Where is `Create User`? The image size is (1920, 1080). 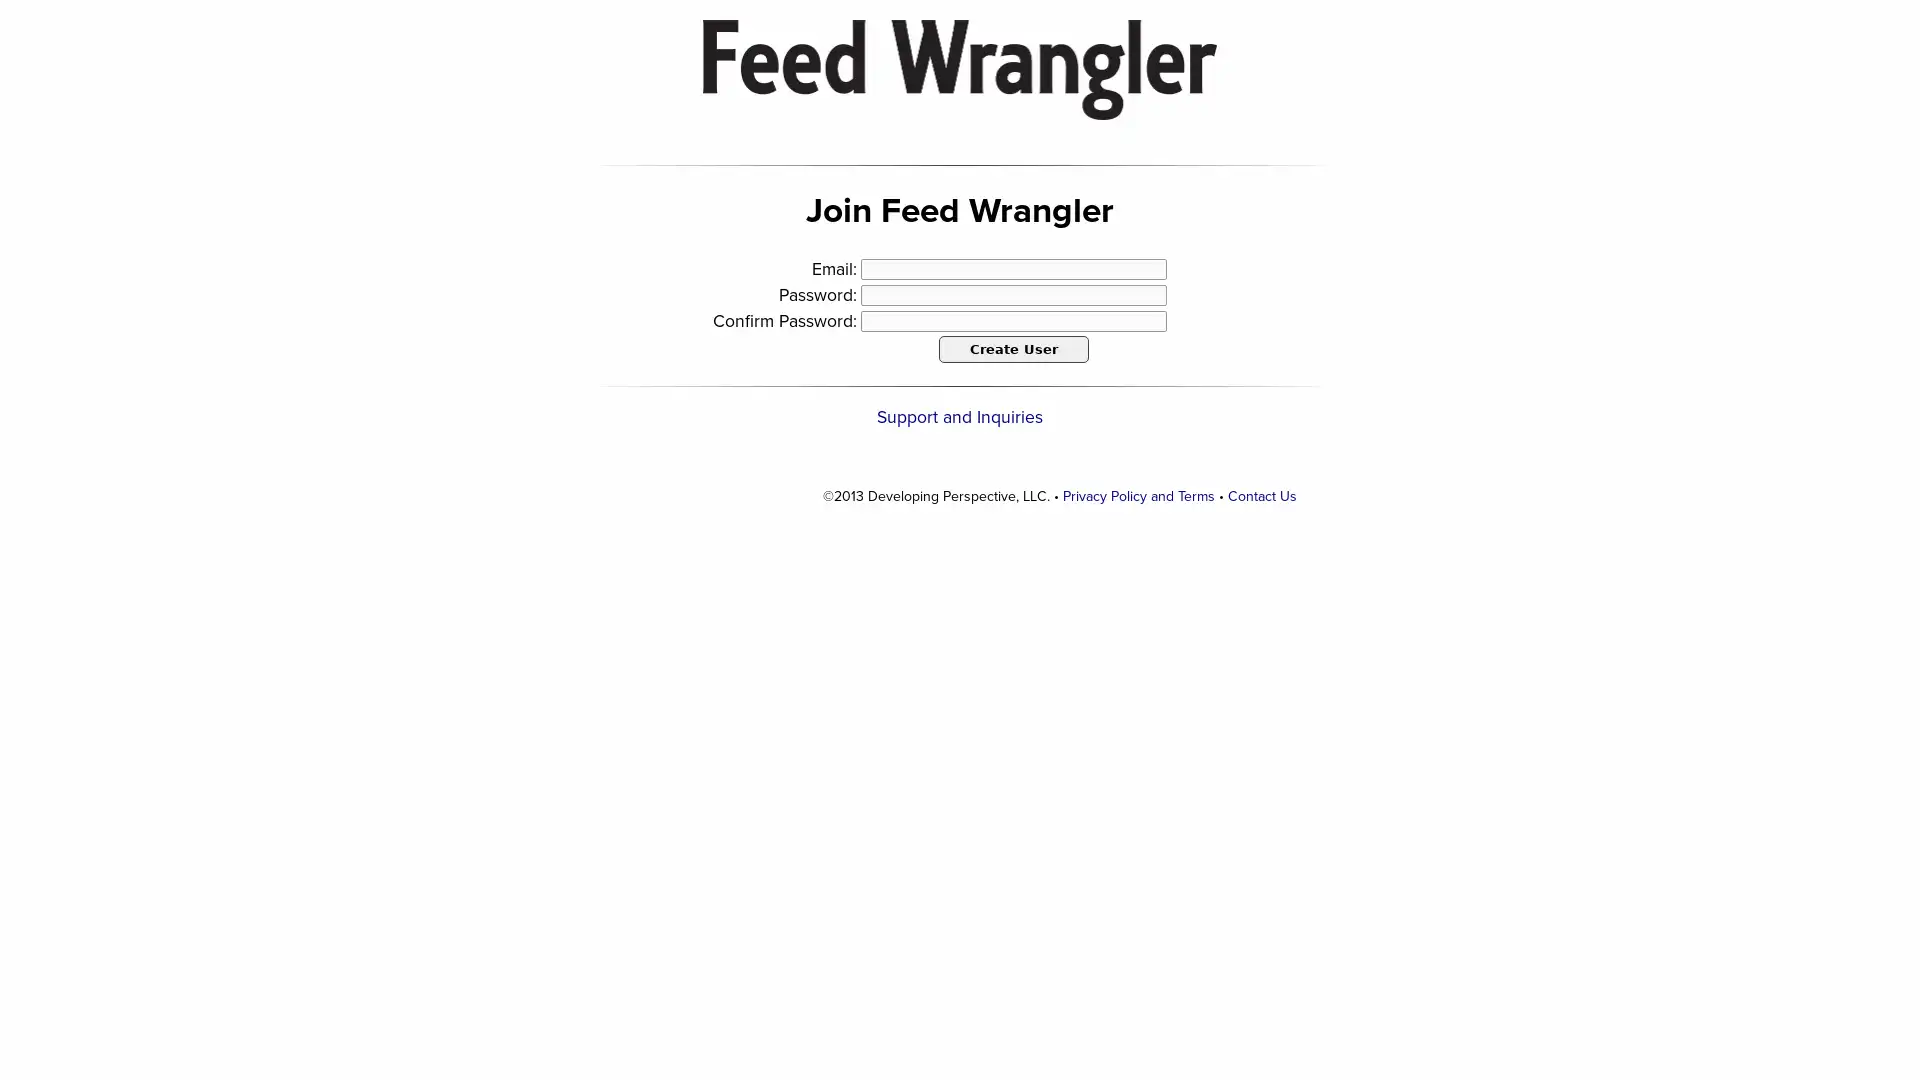
Create User is located at coordinates (1013, 348).